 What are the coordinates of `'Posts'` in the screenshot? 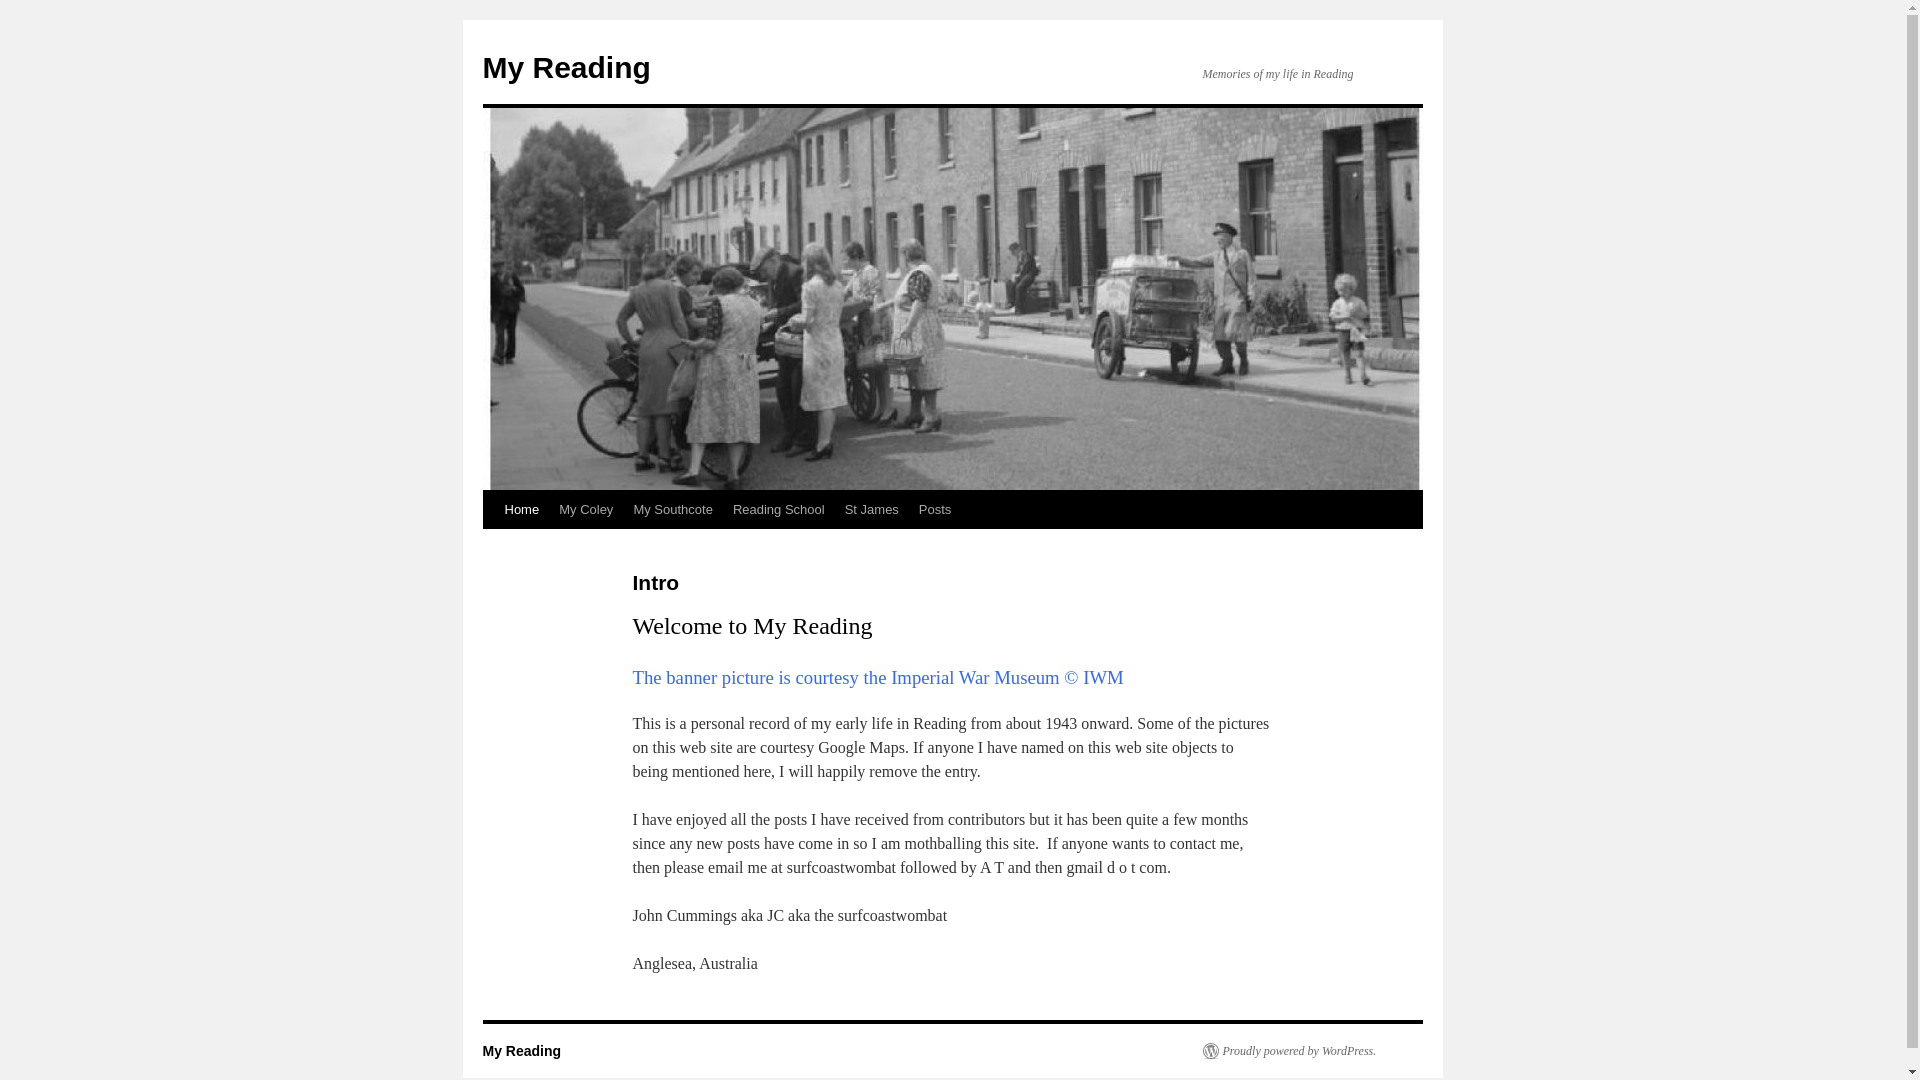 It's located at (934, 508).